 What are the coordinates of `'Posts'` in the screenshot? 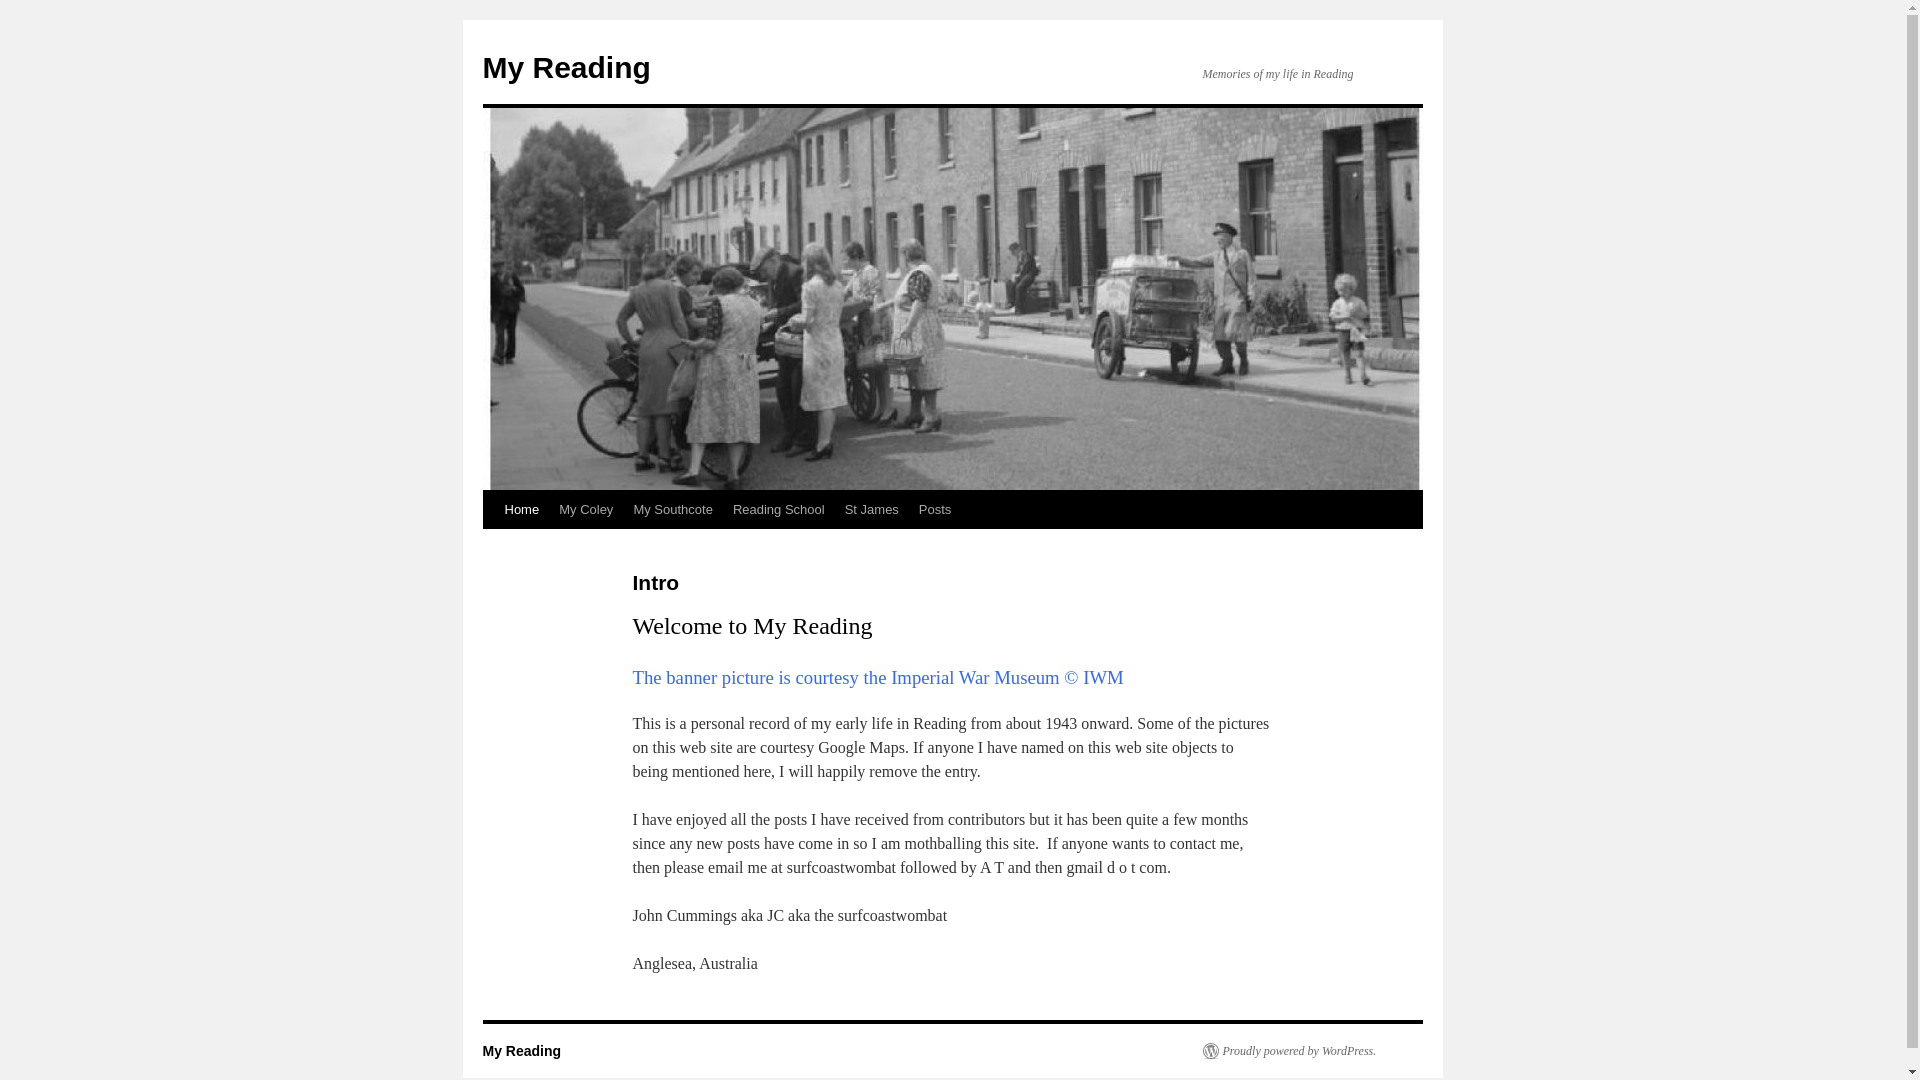 It's located at (934, 508).